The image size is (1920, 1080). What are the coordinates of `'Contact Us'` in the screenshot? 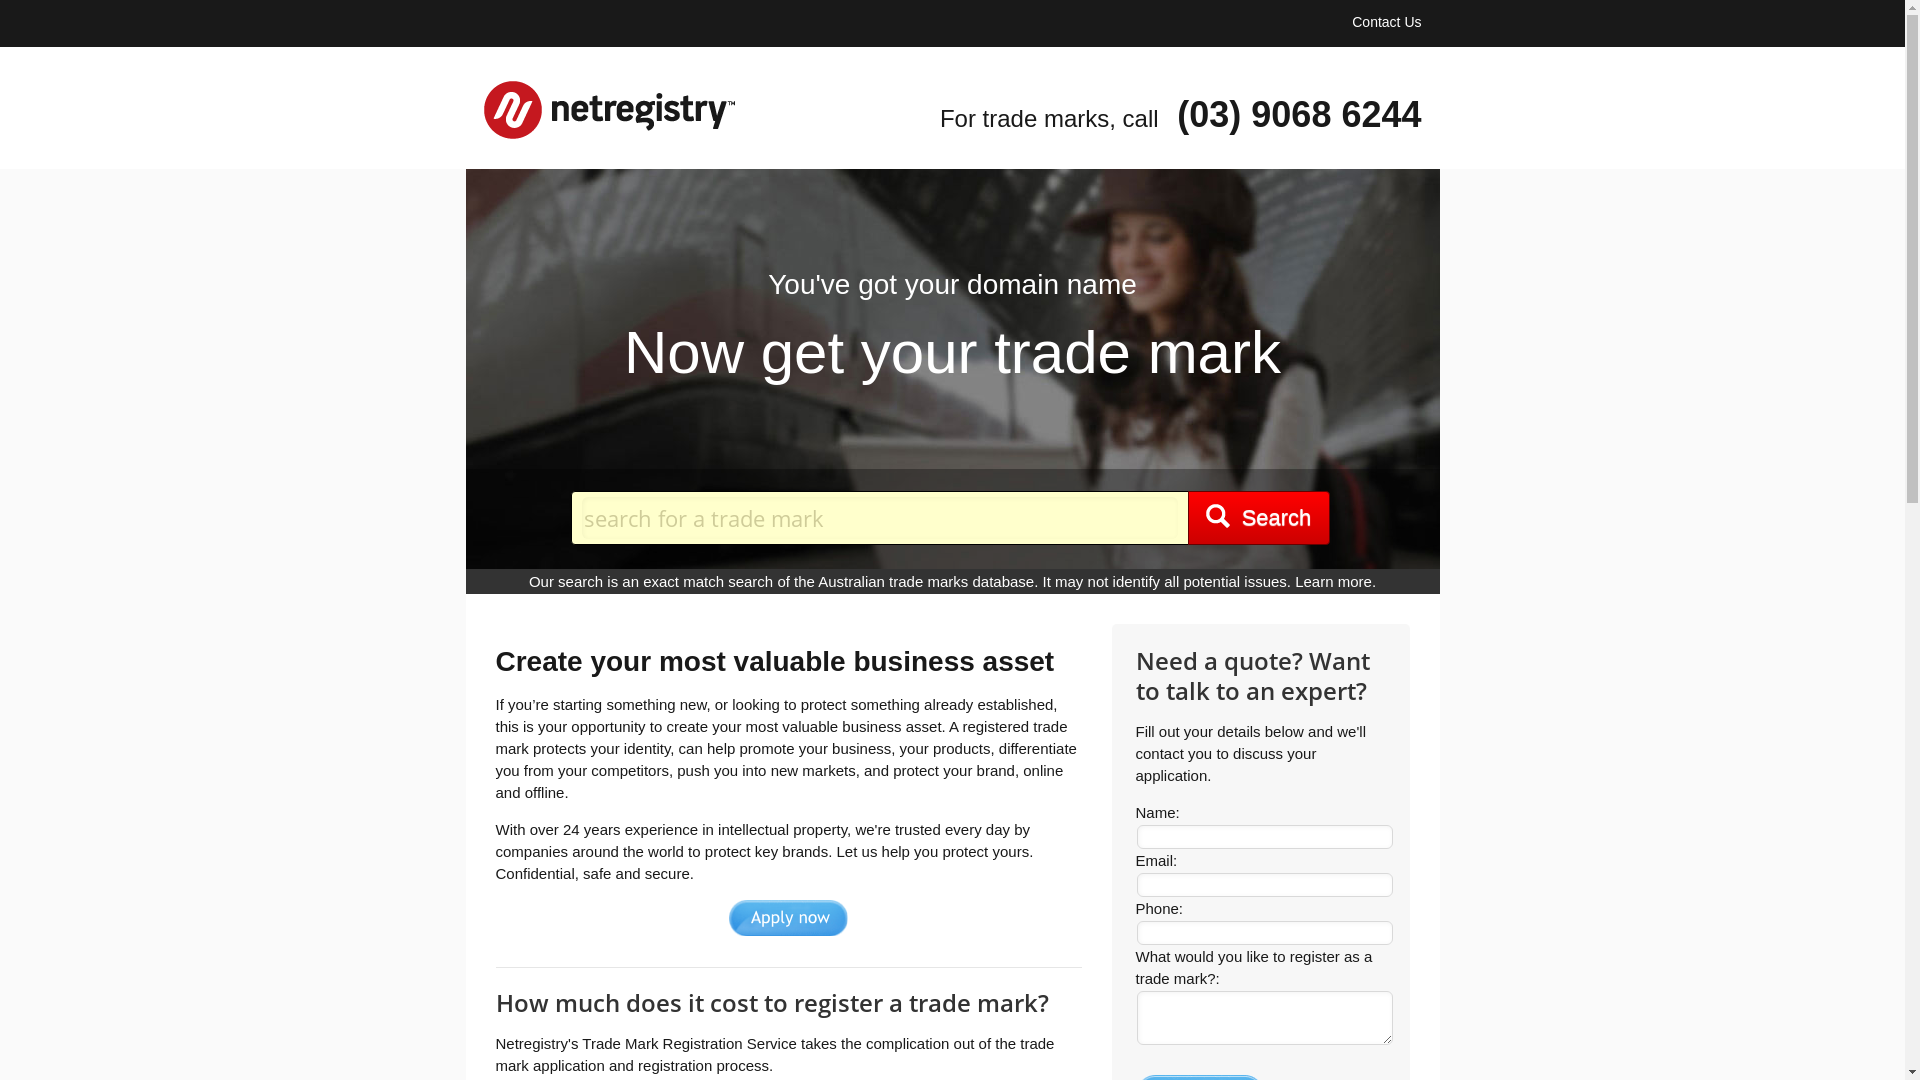 It's located at (1385, 22).